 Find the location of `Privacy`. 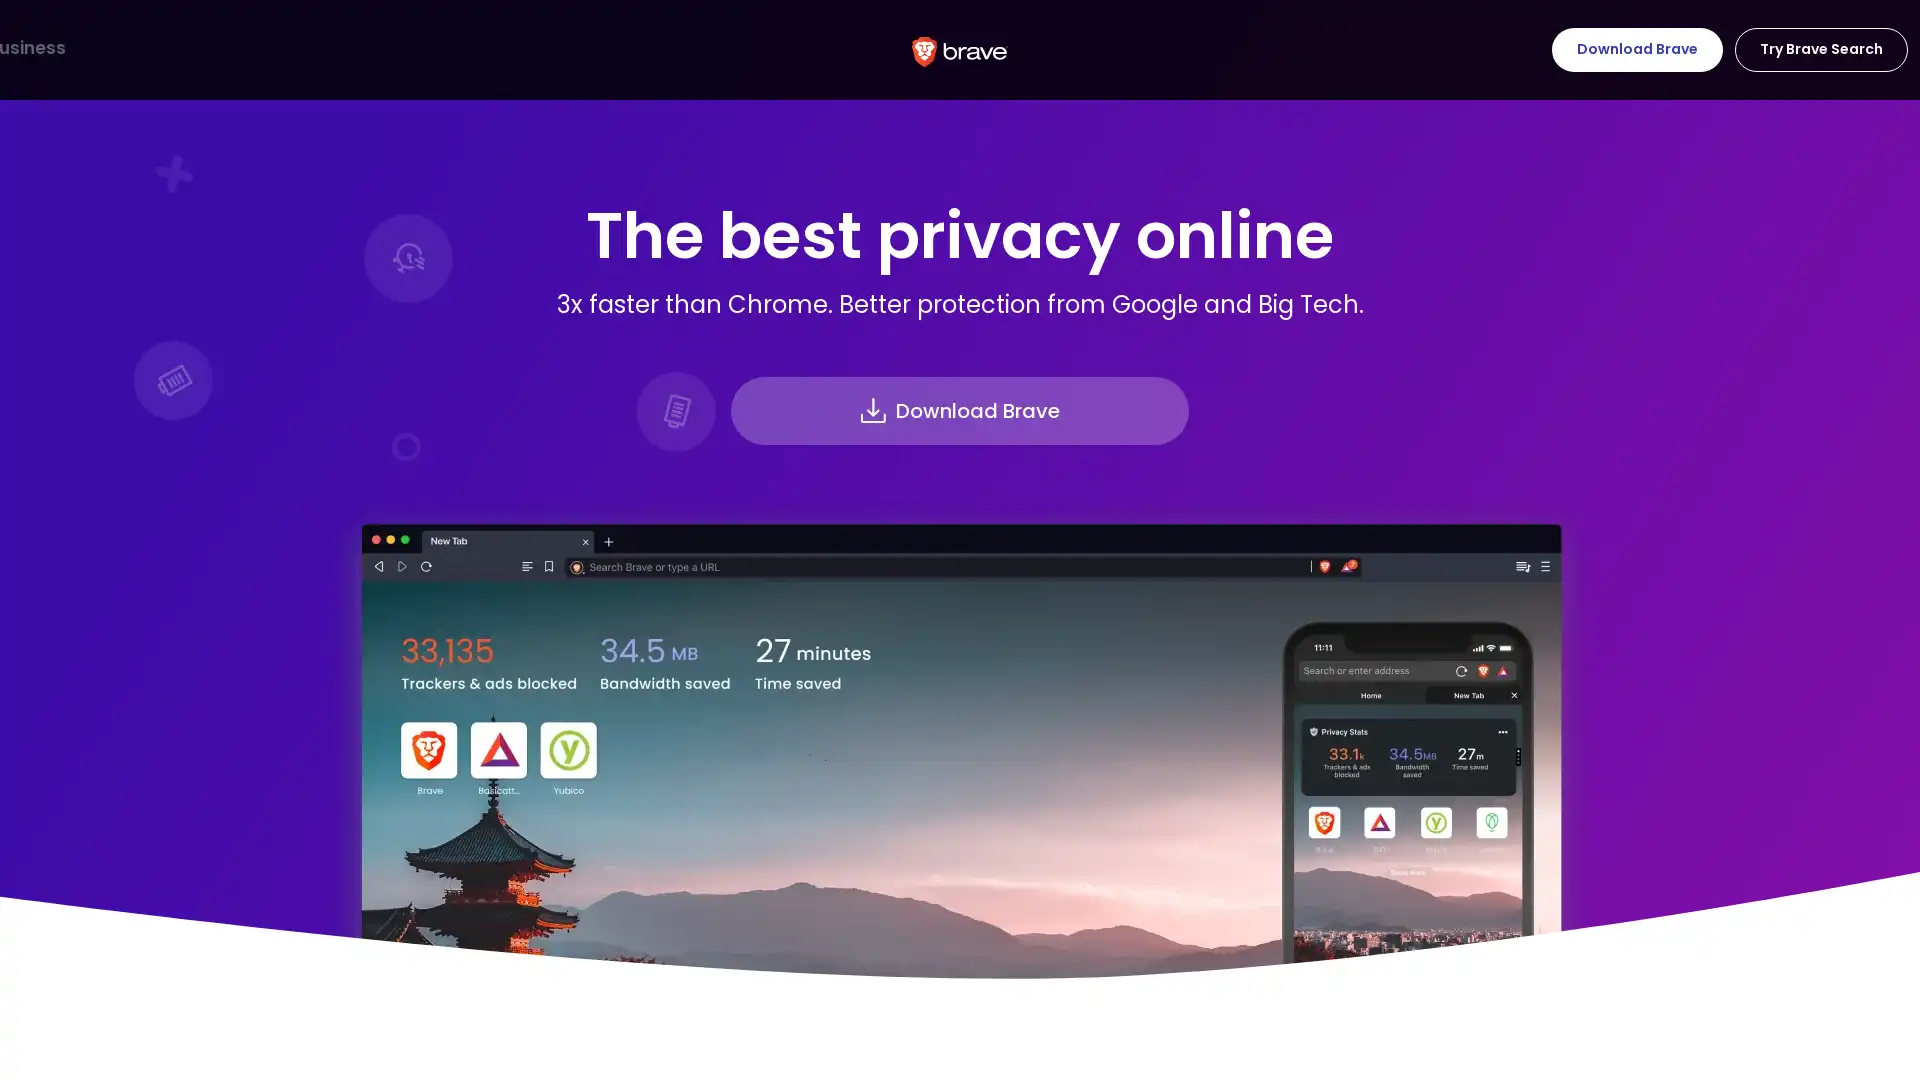

Privacy is located at coordinates (258, 48).